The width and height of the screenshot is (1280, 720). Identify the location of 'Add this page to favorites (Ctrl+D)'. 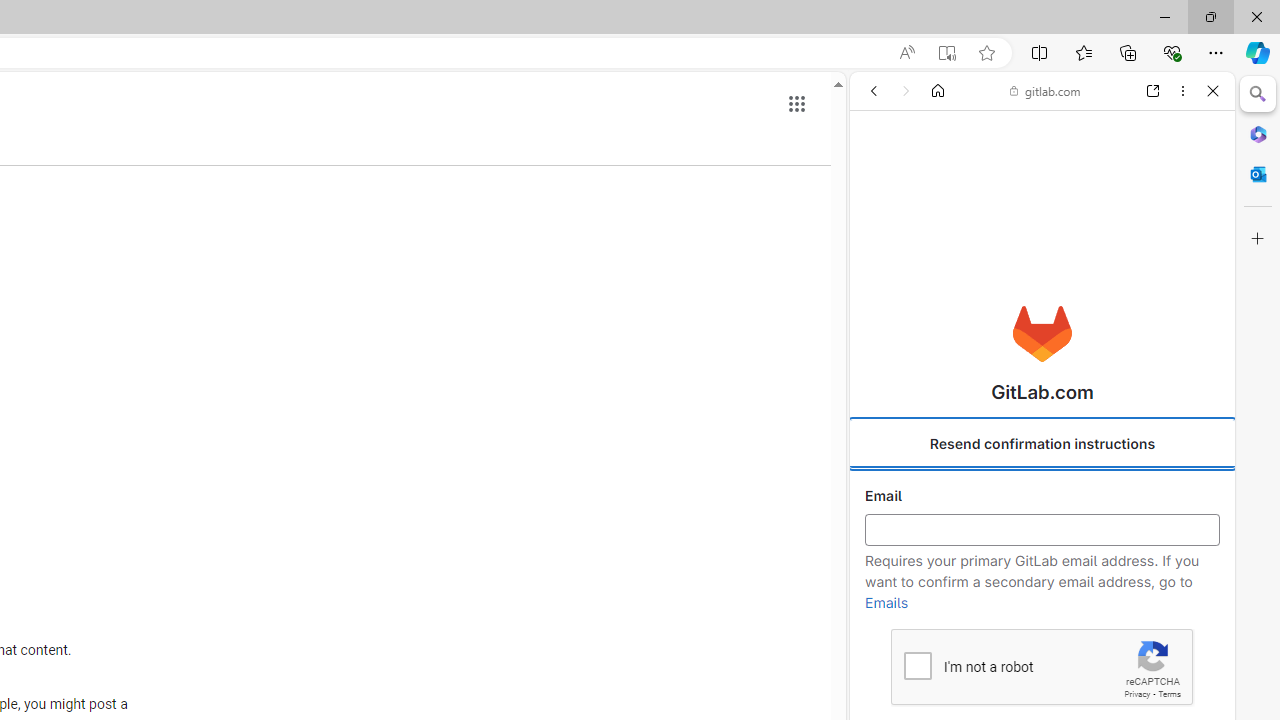
(986, 52).